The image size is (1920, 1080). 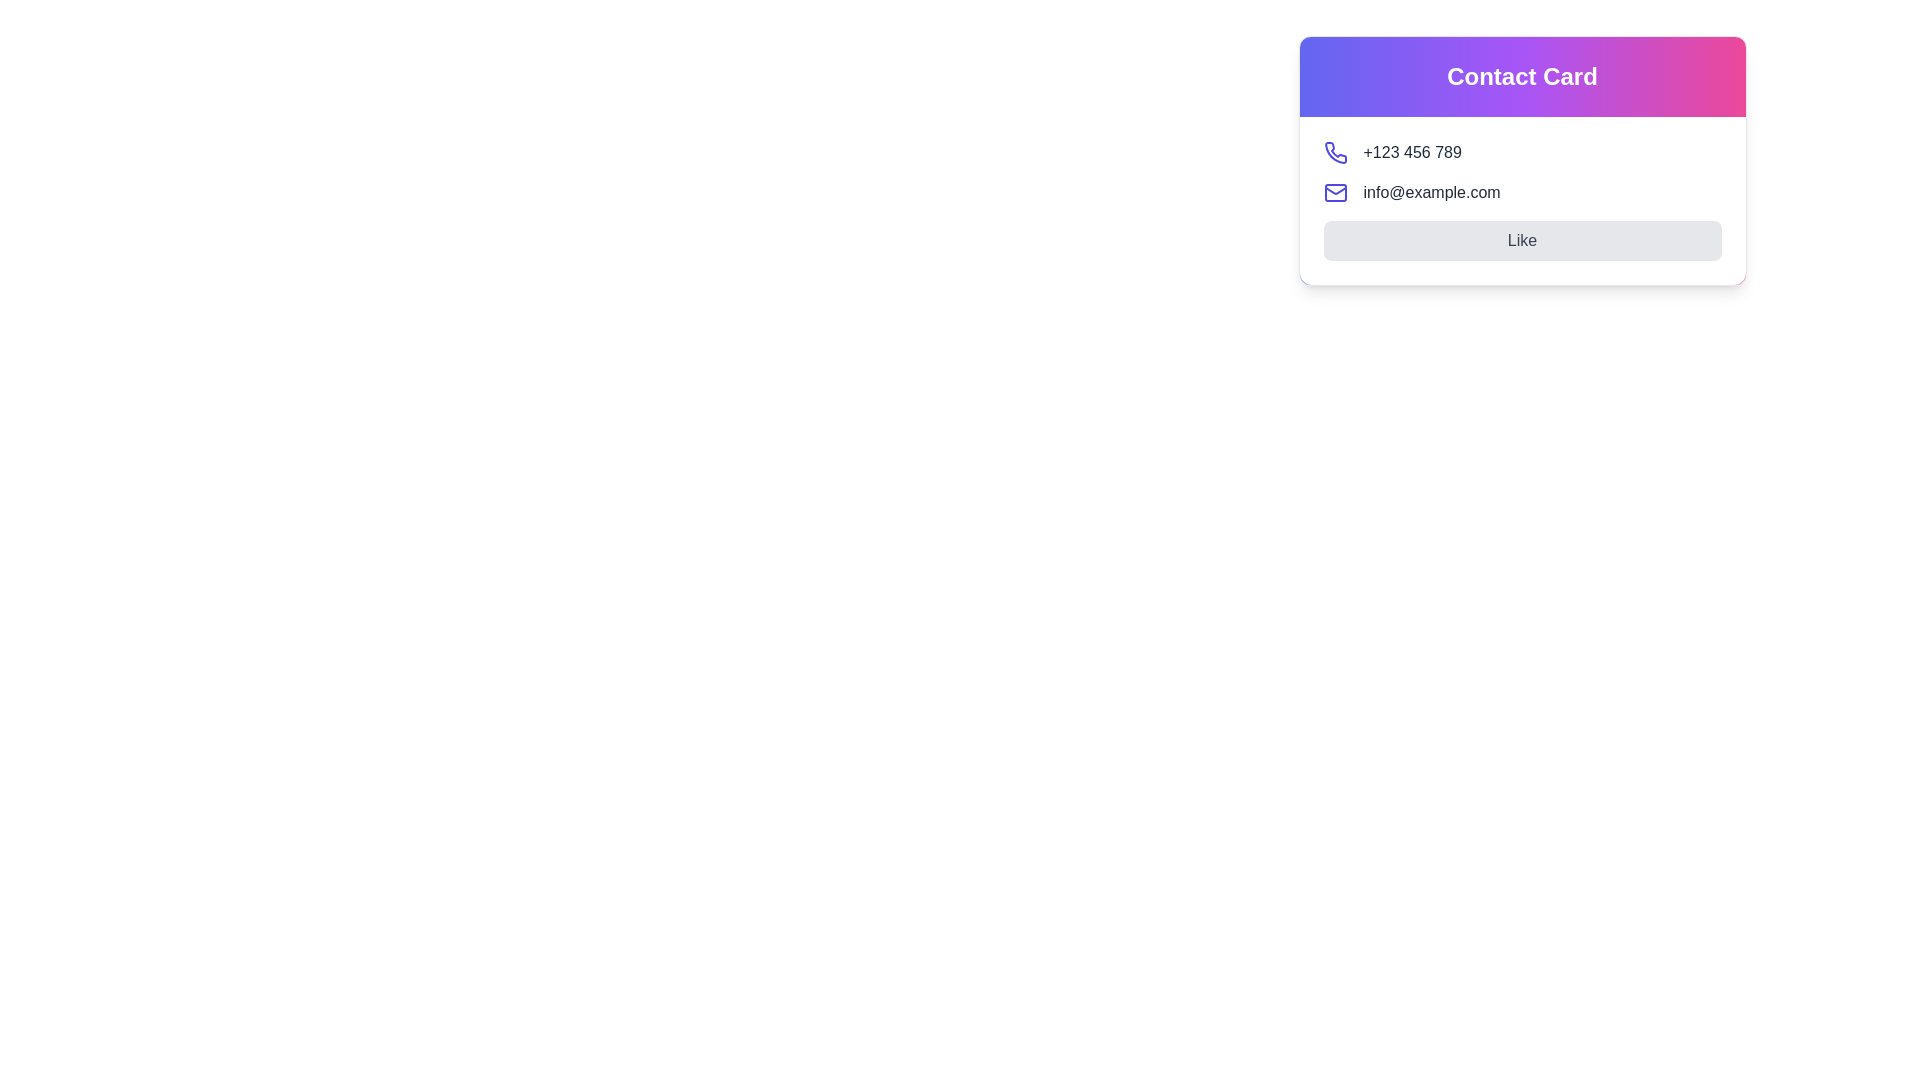 What do you see at coordinates (1334, 150) in the screenshot?
I see `the phone icon located as the first icon in the list of contact details in the contact card, positioned to the left of the phone number text` at bounding box center [1334, 150].